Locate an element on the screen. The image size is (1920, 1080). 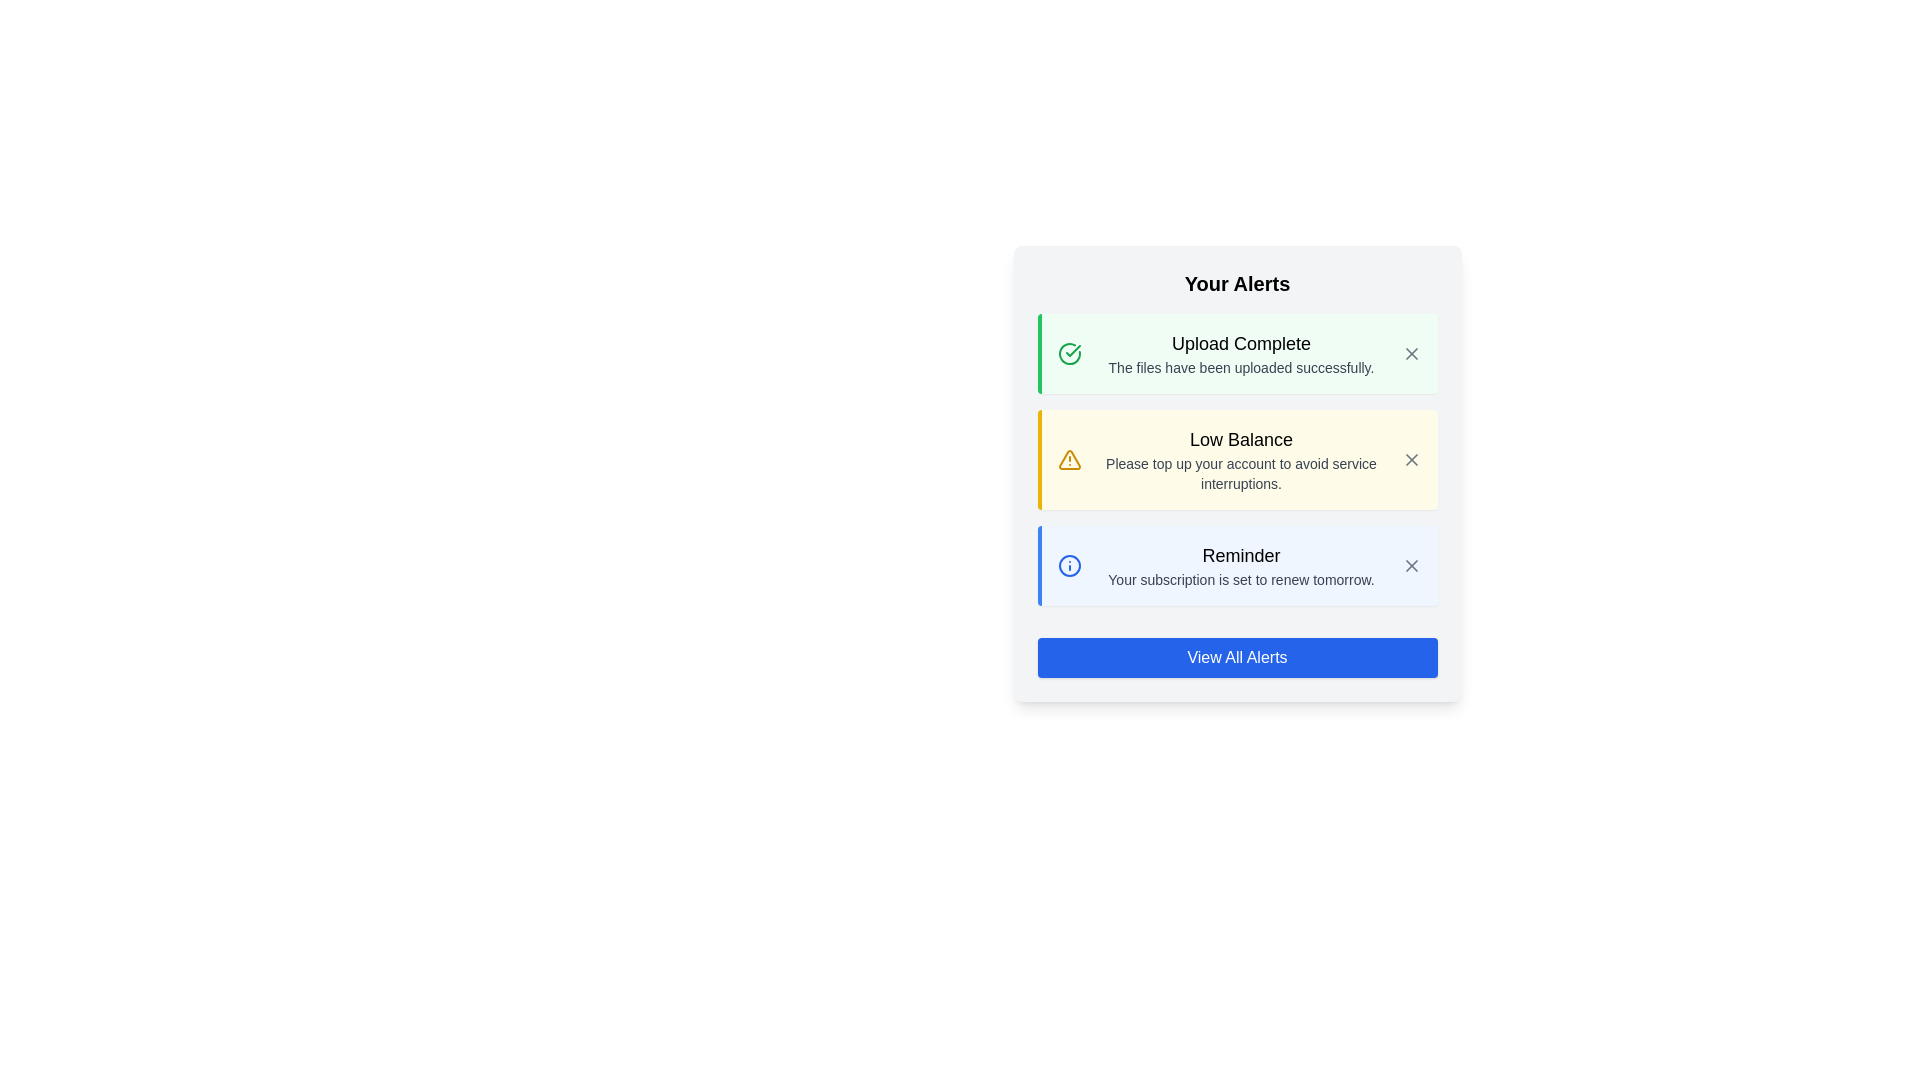
the Close icon, which is a diagonal cross mark styled with rounded line caps and joins, located within the 'Low Balance' notification card on the right-hand side of the notifications list is located at coordinates (1410, 459).